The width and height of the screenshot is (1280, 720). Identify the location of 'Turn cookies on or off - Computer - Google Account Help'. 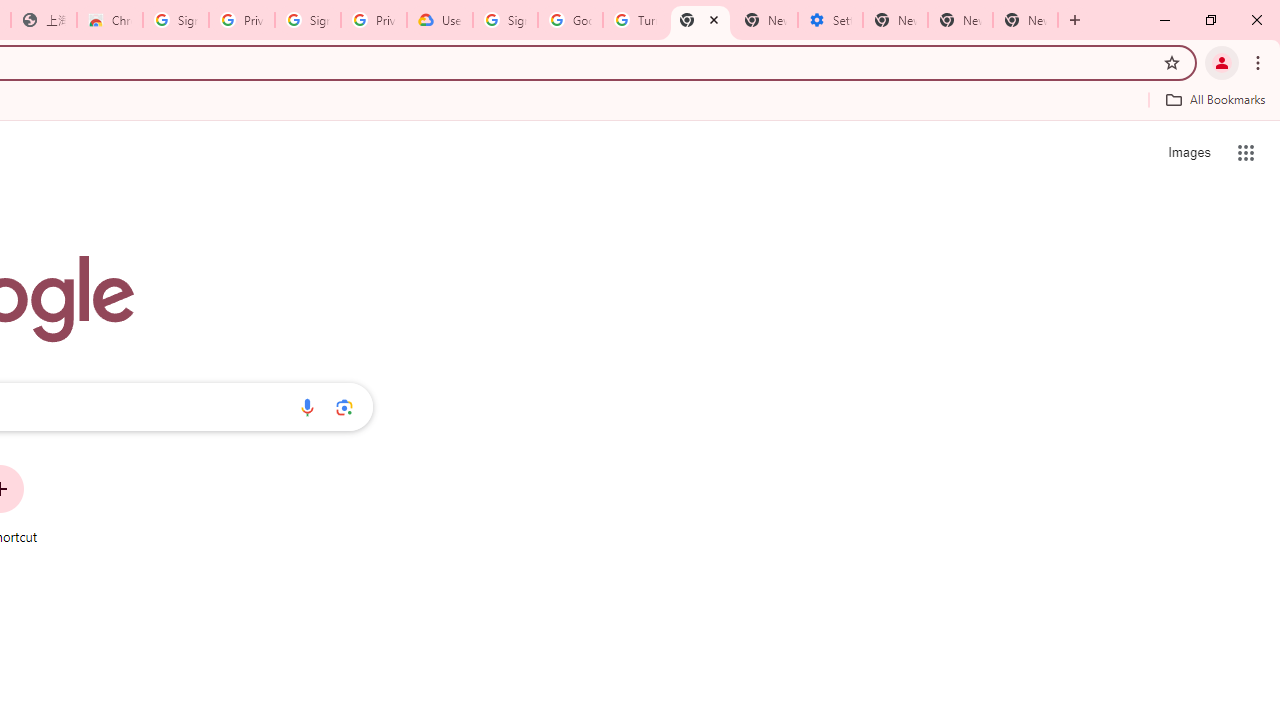
(634, 20).